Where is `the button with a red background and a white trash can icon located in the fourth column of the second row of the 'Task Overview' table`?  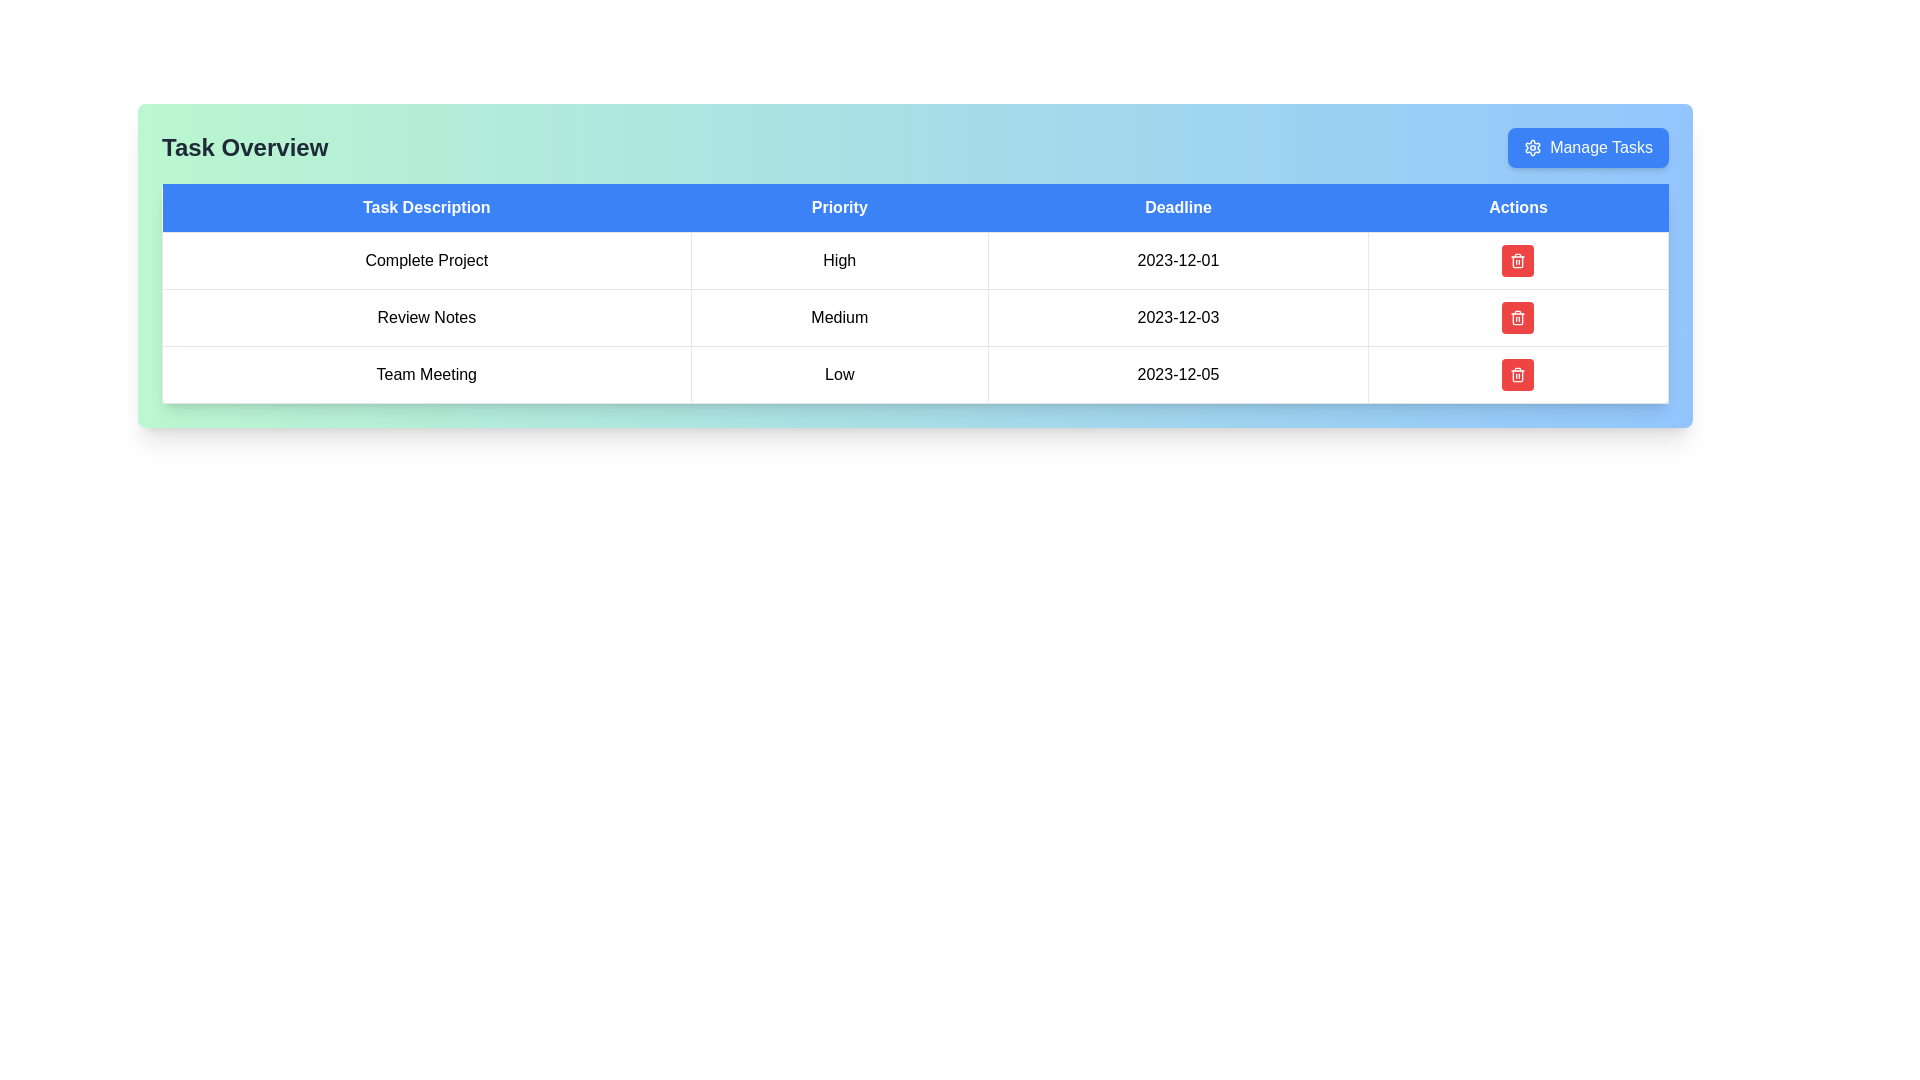 the button with a red background and a white trash can icon located in the fourth column of the second row of the 'Task Overview' table is located at coordinates (1518, 316).